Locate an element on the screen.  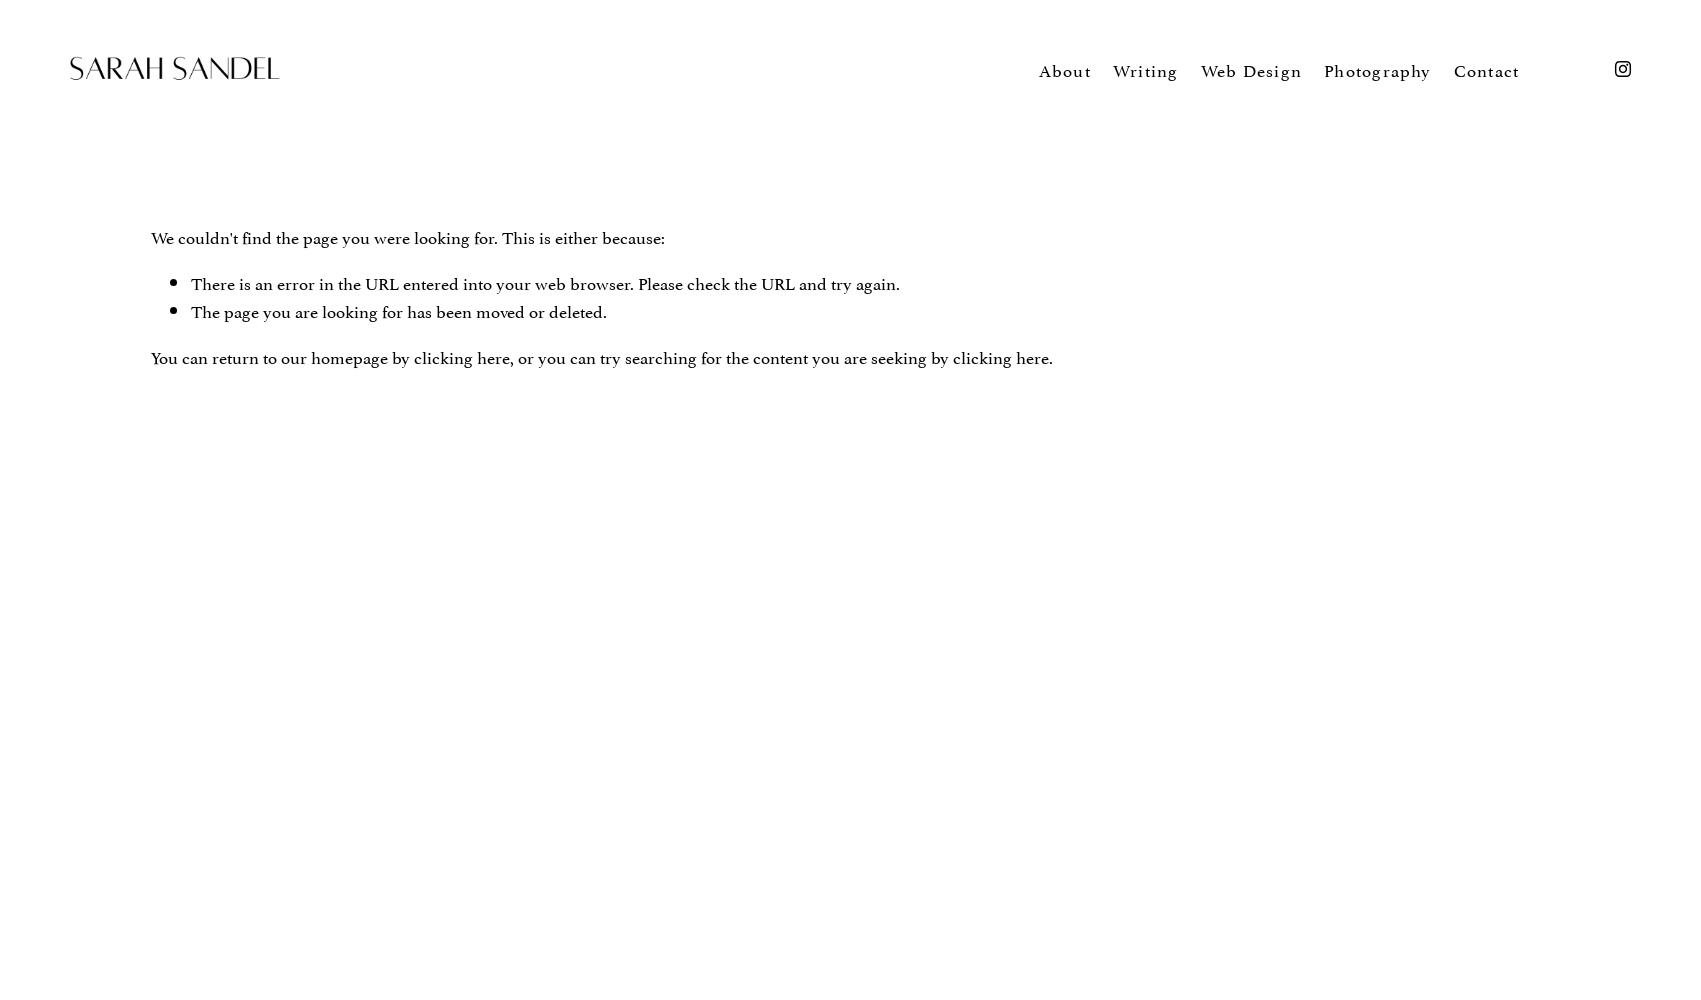
', or you can try searching for the
  content you are seeking by' is located at coordinates (730, 354).